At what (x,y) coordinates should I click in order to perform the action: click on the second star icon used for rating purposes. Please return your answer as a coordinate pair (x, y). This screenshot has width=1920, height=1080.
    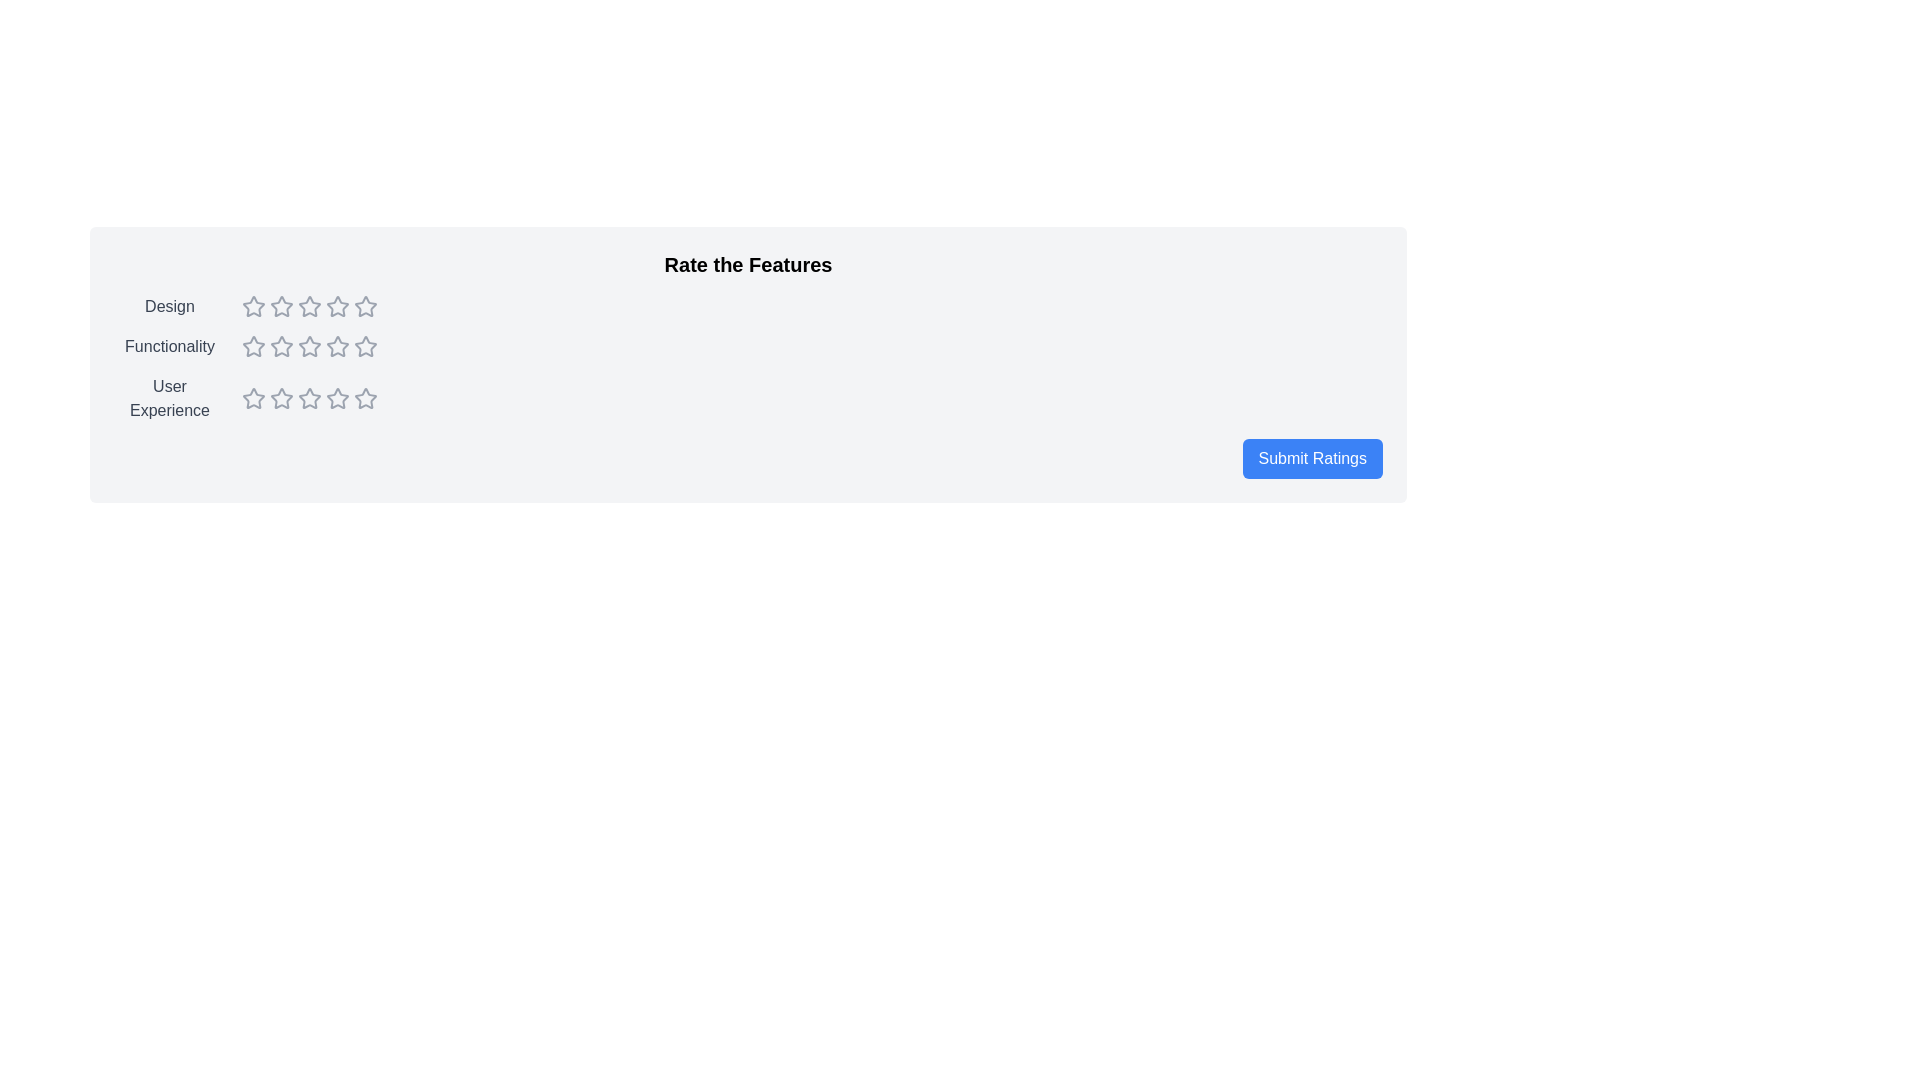
    Looking at the image, I should click on (309, 306).